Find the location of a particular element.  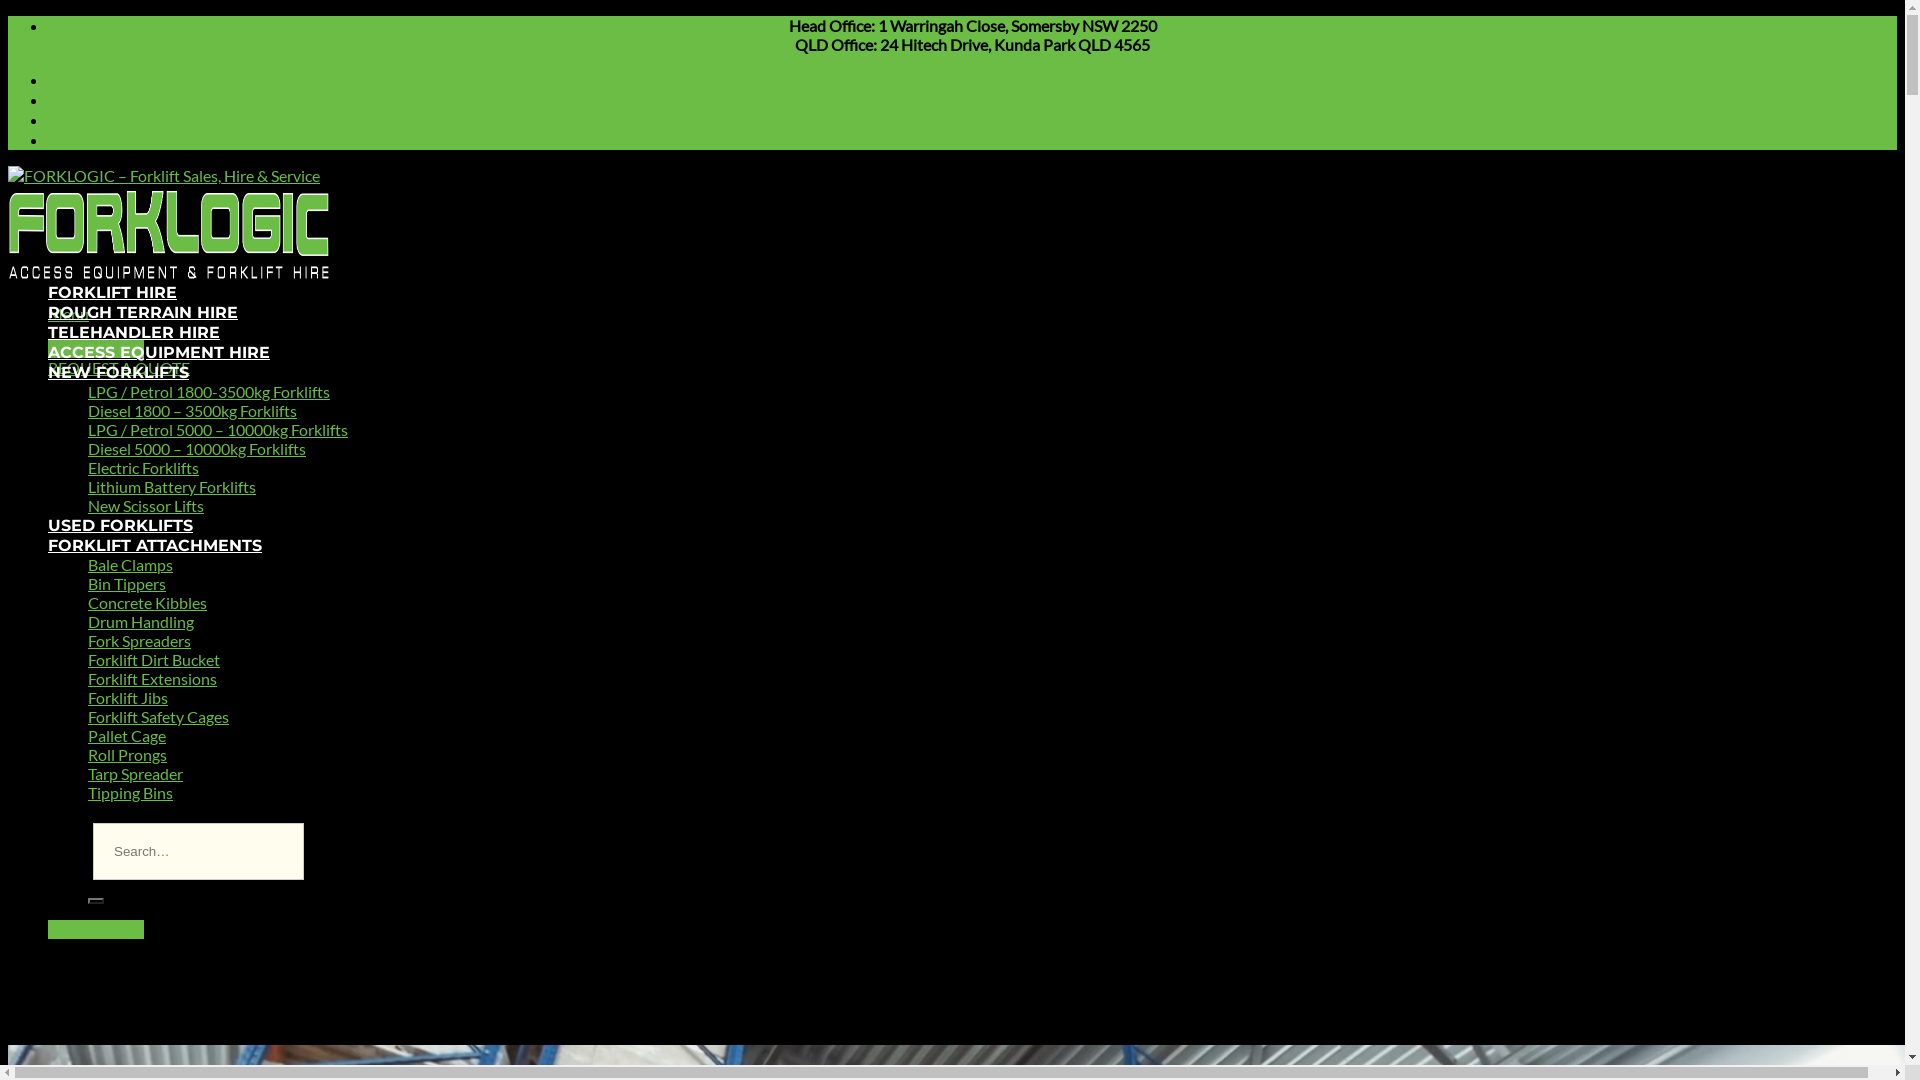

'Rental Terms & Conditions' is located at coordinates (160, 100).